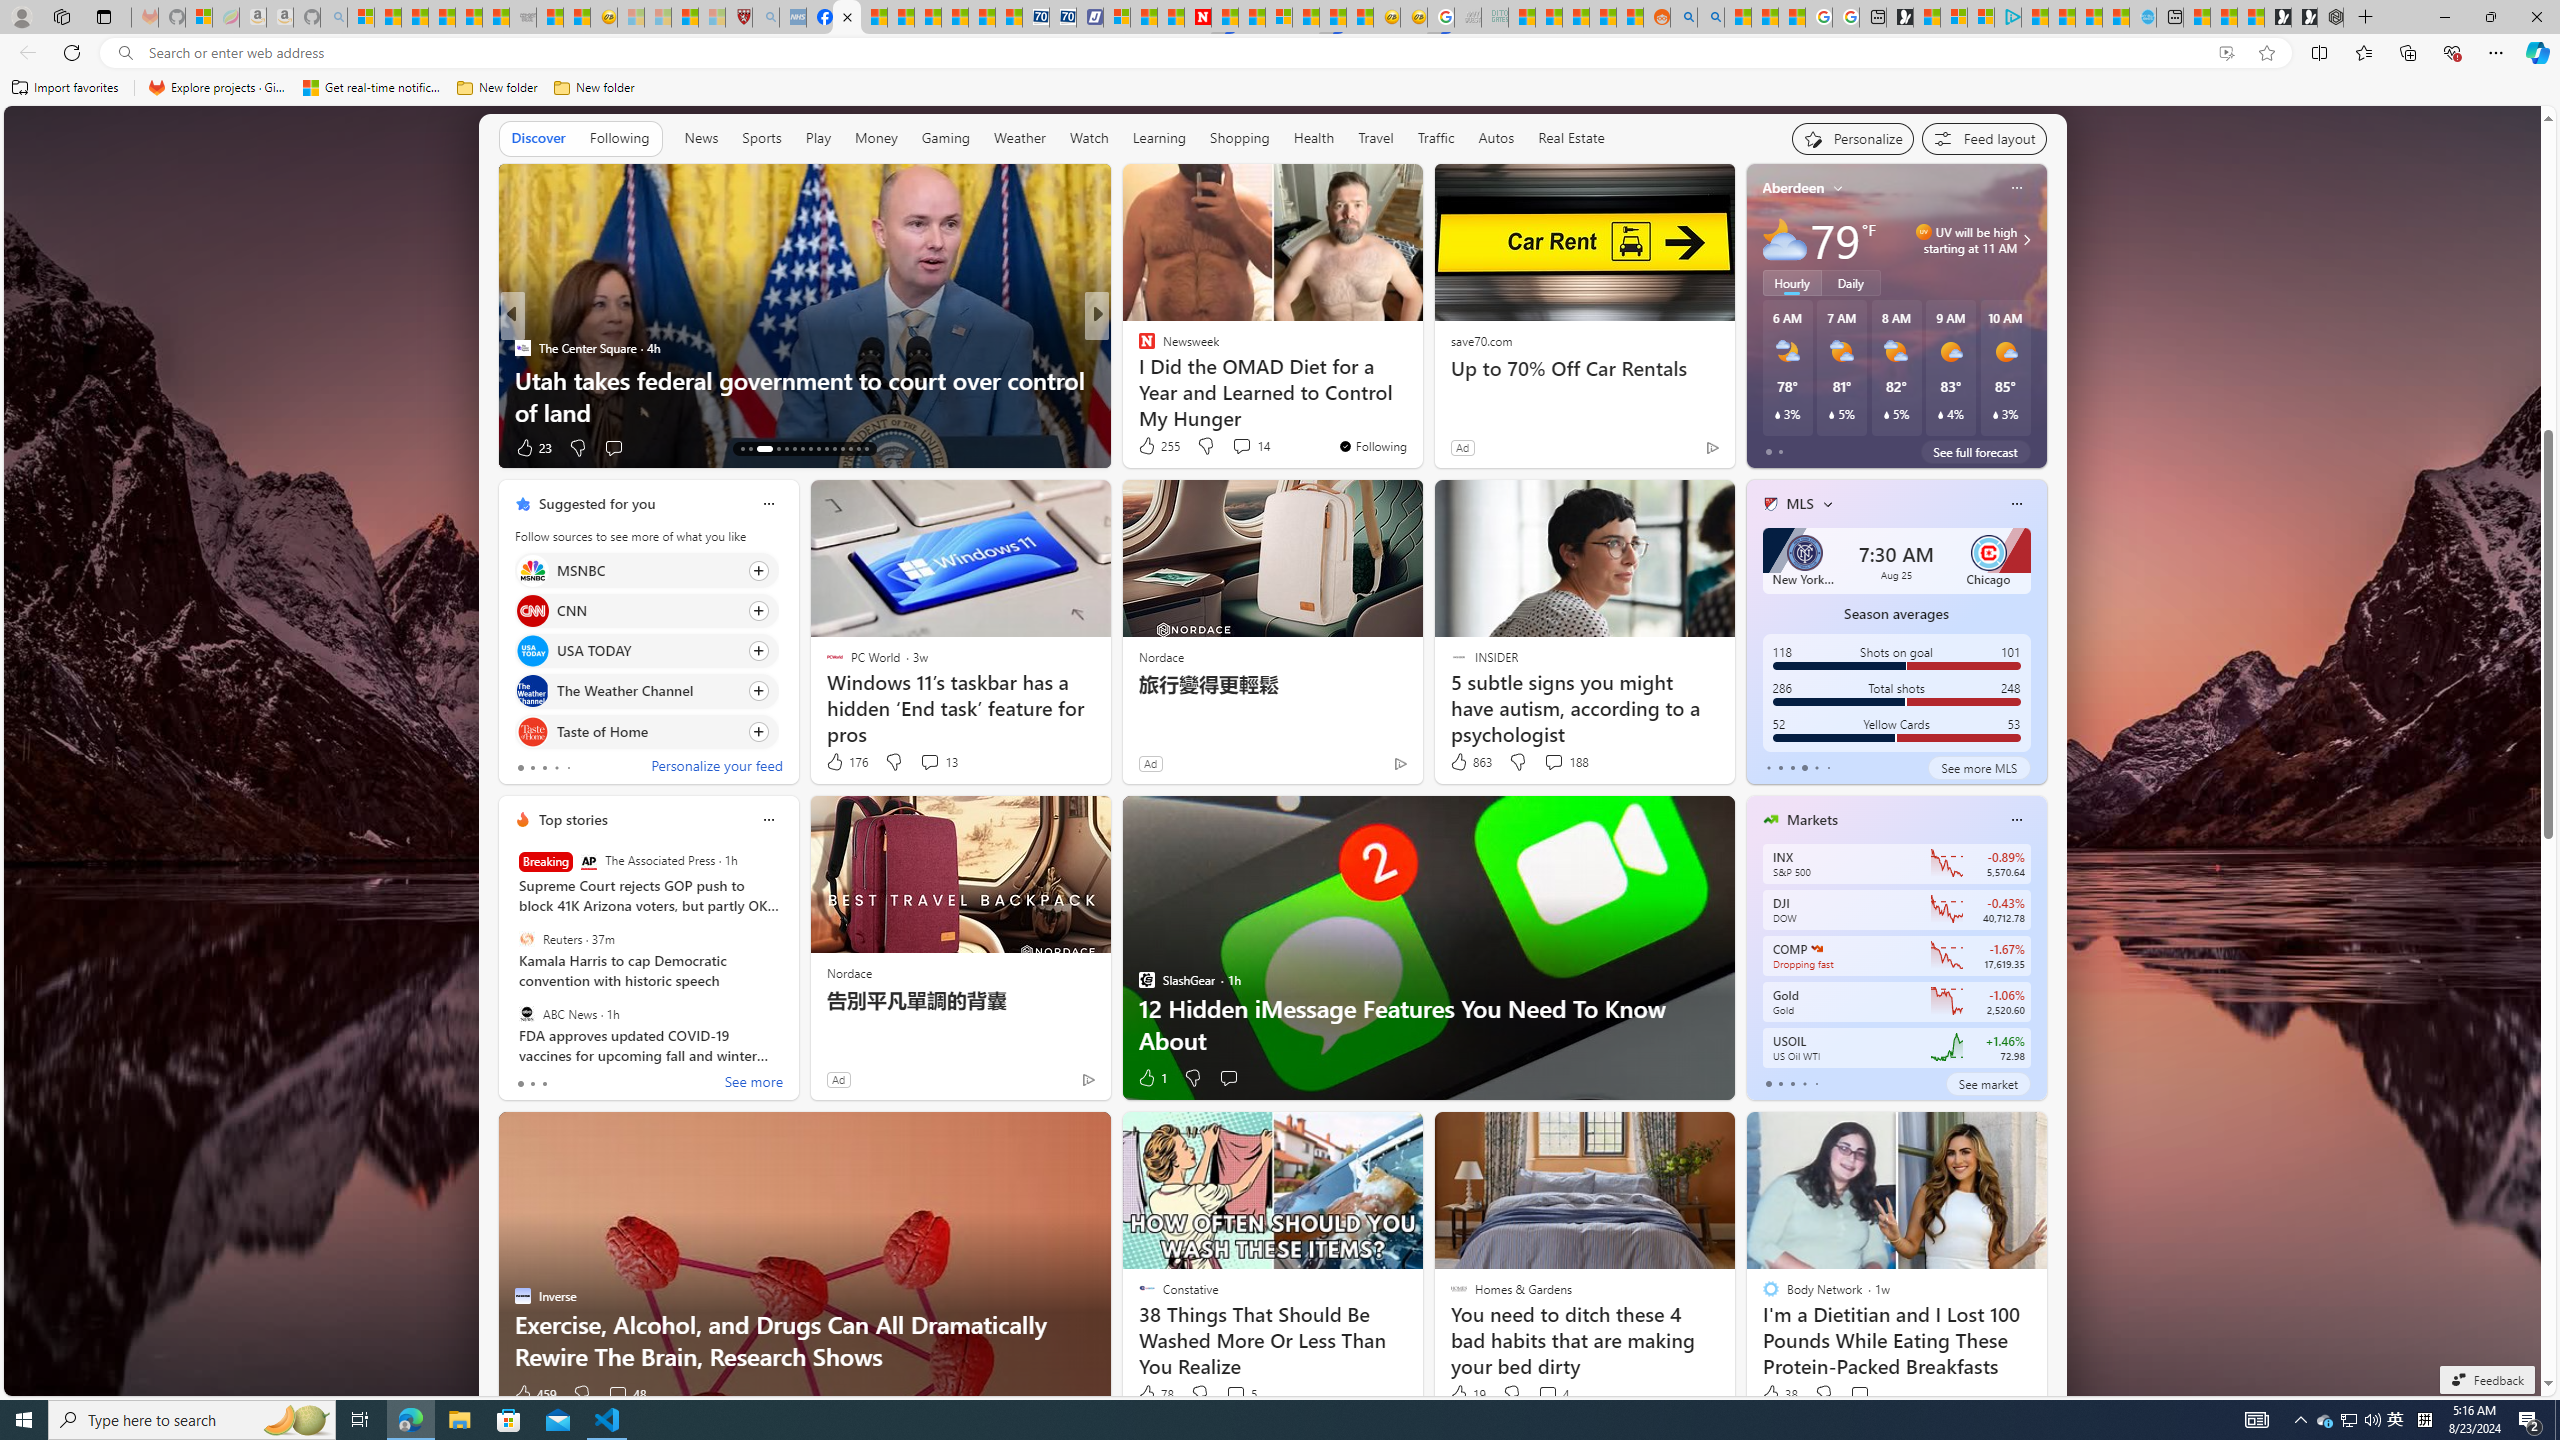 Image resolution: width=2560 pixels, height=1440 pixels. Describe the element at coordinates (1553, 761) in the screenshot. I see `'View comments 188 Comment'` at that location.